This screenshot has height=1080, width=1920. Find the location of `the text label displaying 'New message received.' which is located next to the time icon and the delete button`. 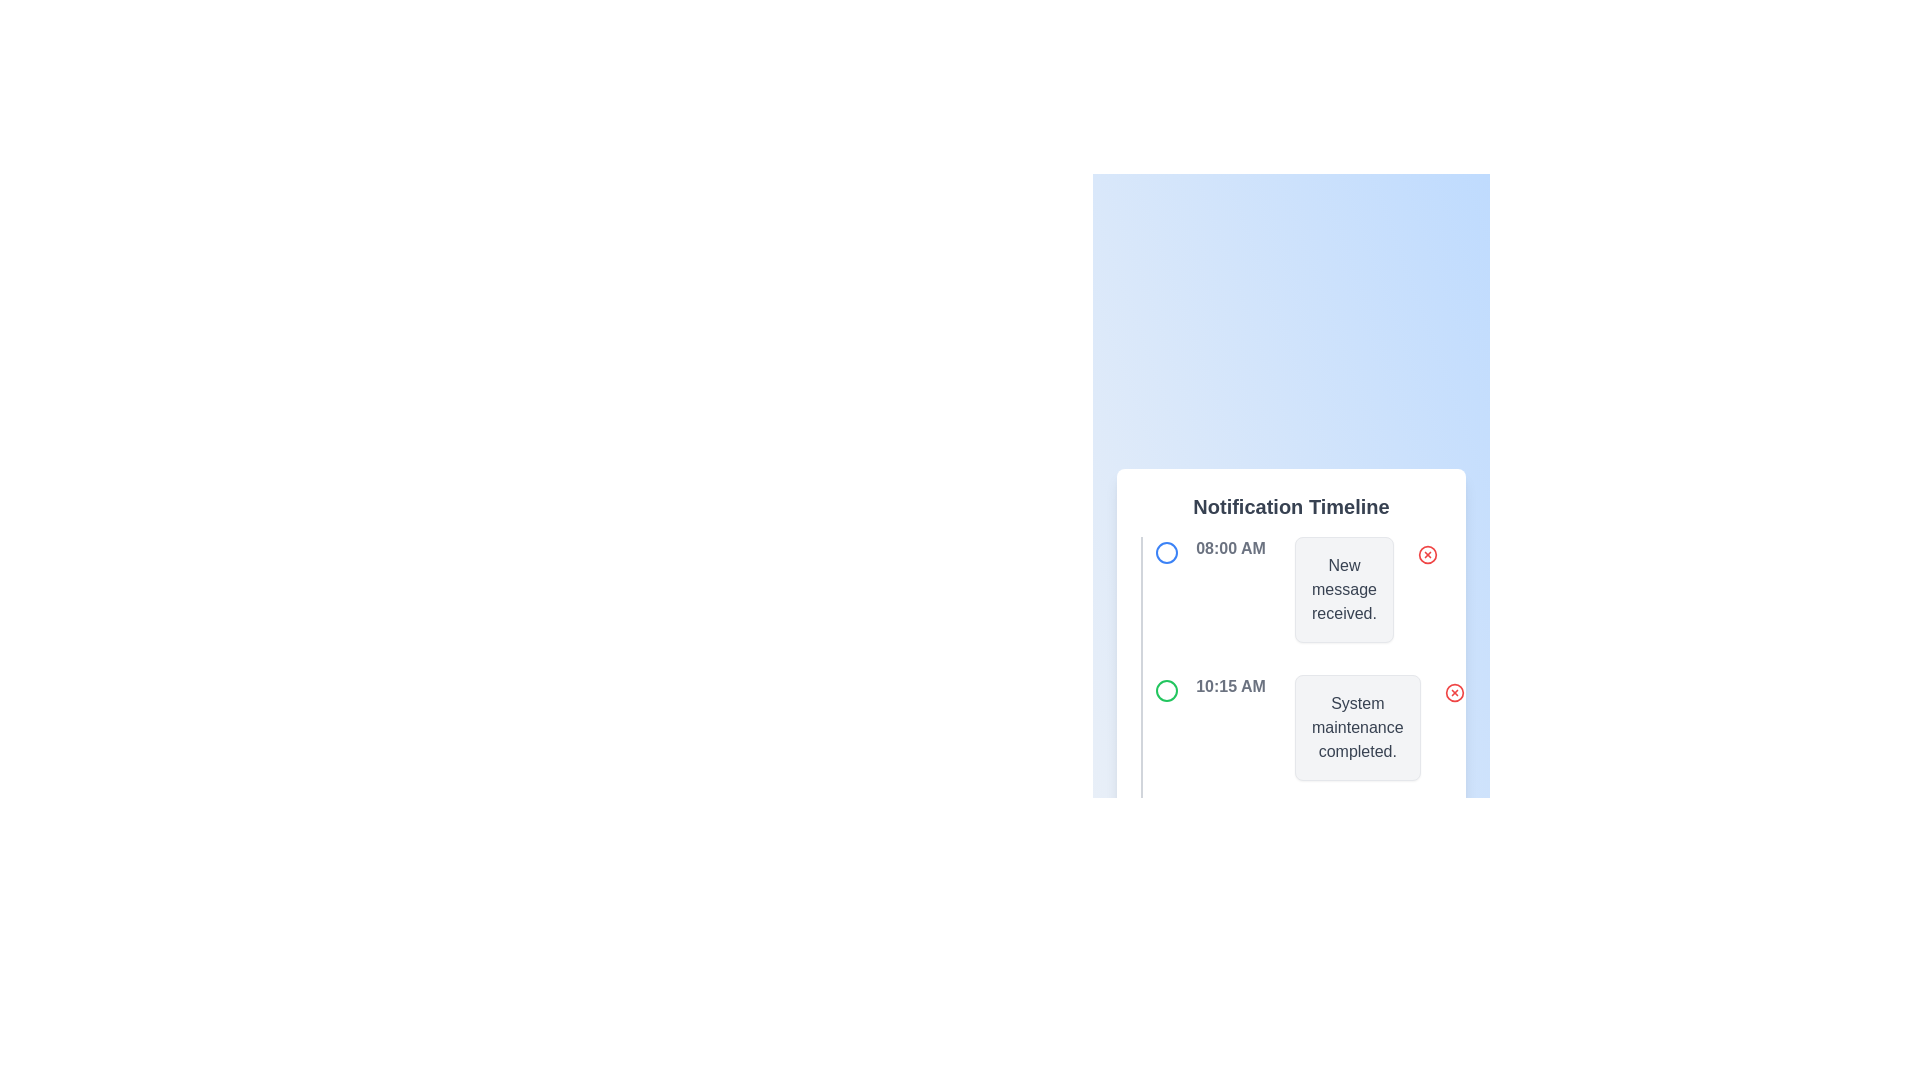

the text label displaying 'New message received.' which is located next to the time icon and the delete button is located at coordinates (1344, 589).